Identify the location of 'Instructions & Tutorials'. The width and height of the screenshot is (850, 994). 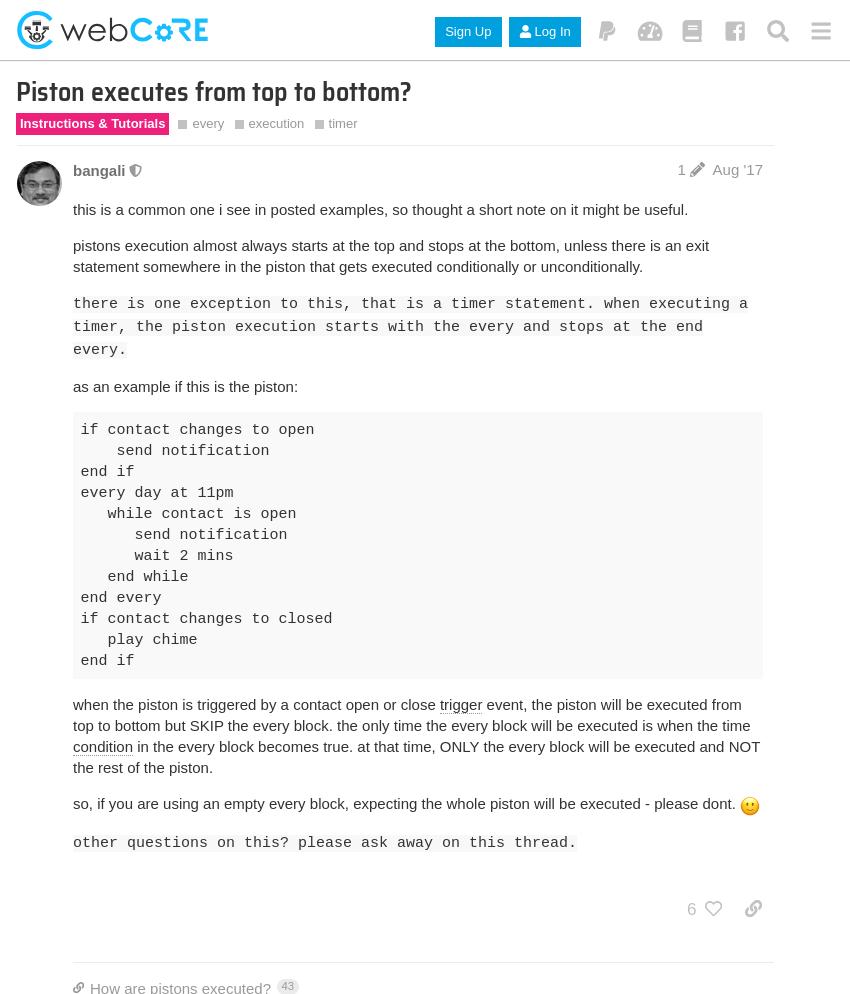
(91, 121).